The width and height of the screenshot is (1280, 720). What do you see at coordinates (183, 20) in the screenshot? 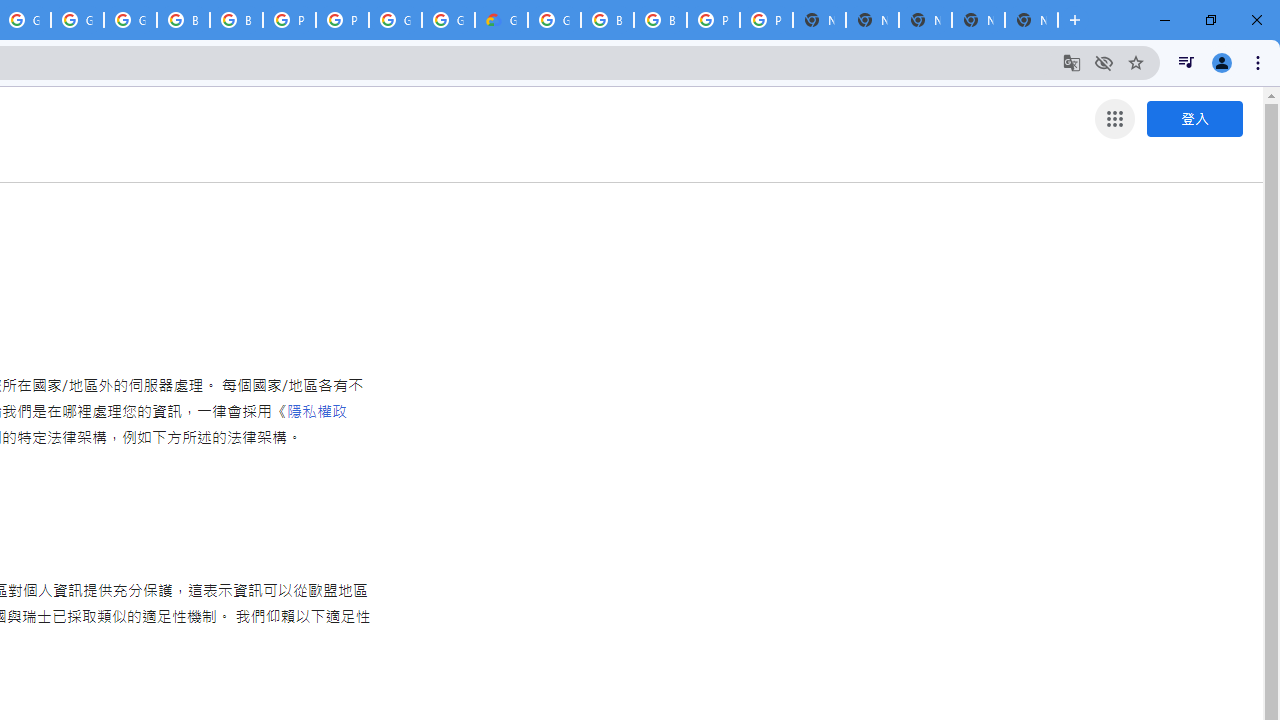
I see `'Browse Chrome as a guest - Computer - Google Chrome Help'` at bounding box center [183, 20].